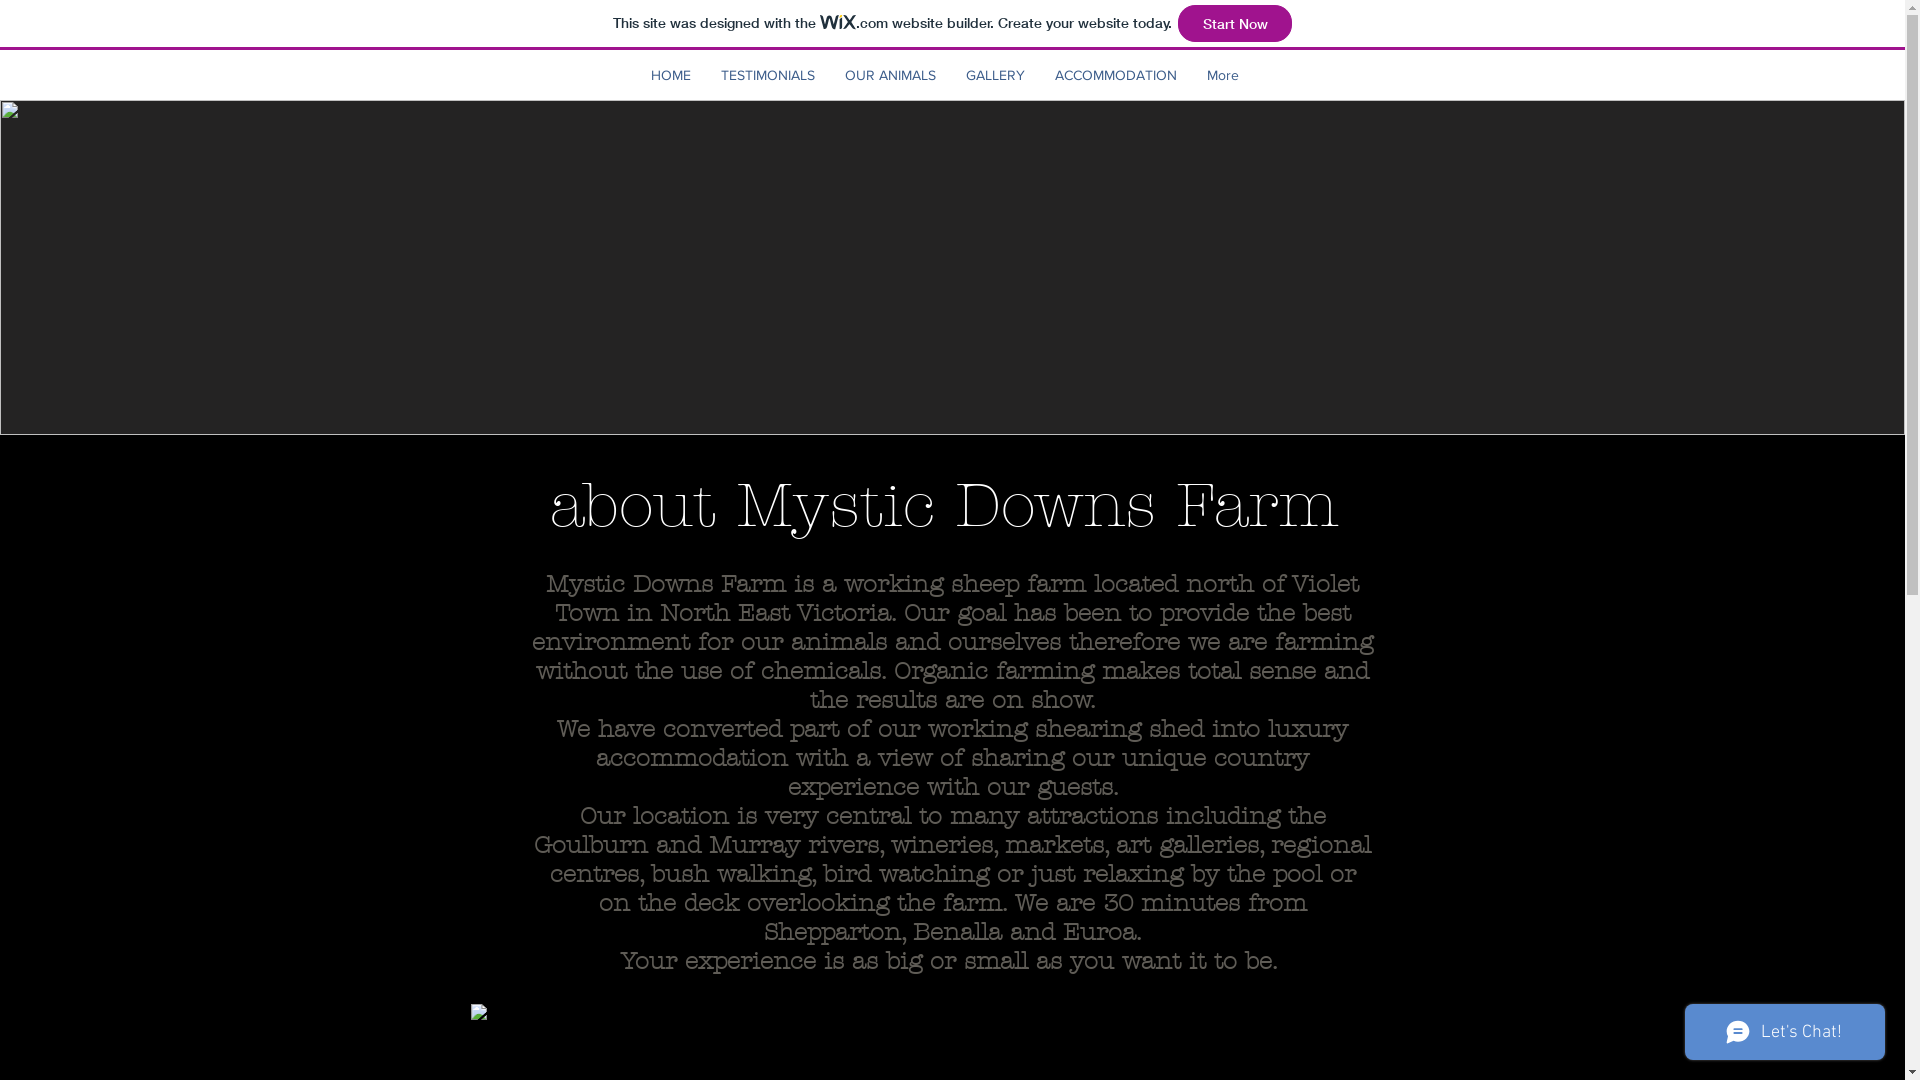 The image size is (1920, 1080). I want to click on 'HOME', so click(671, 73).